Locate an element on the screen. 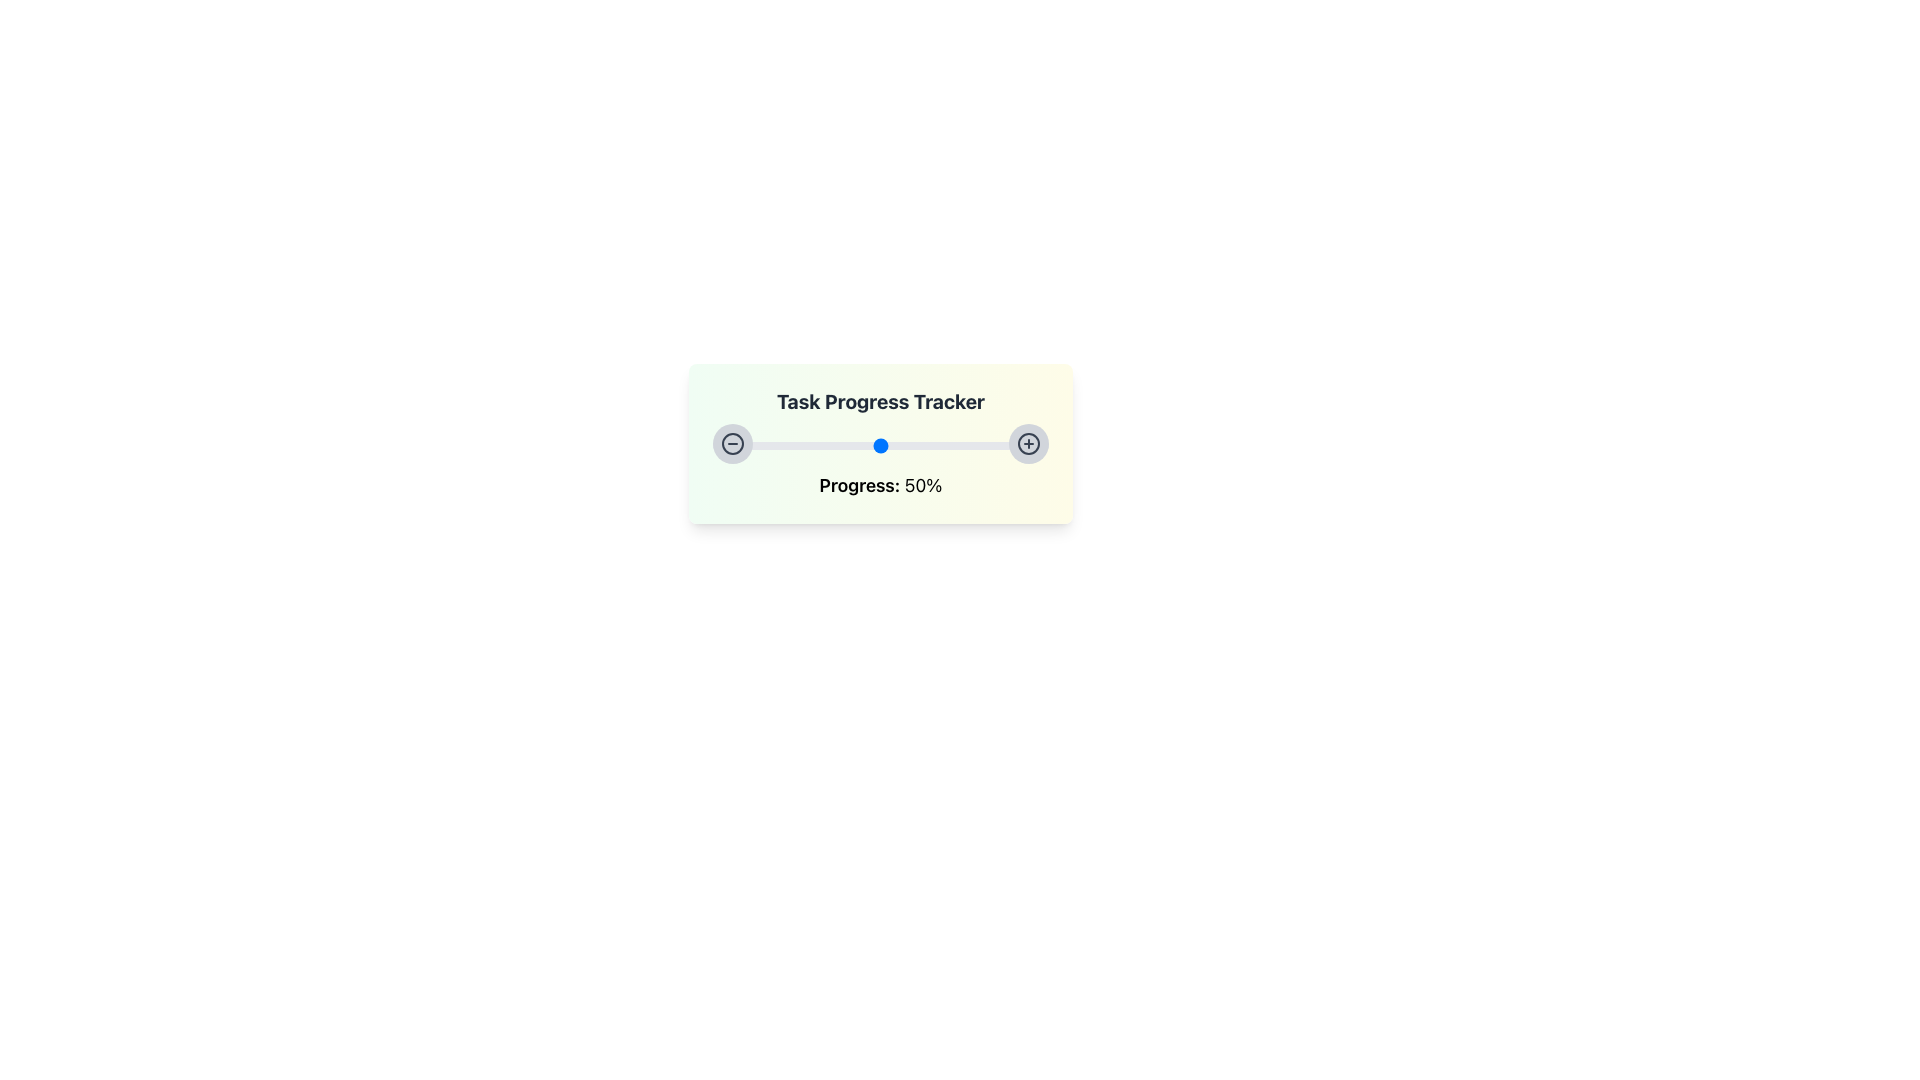  the slider is located at coordinates (930, 445).